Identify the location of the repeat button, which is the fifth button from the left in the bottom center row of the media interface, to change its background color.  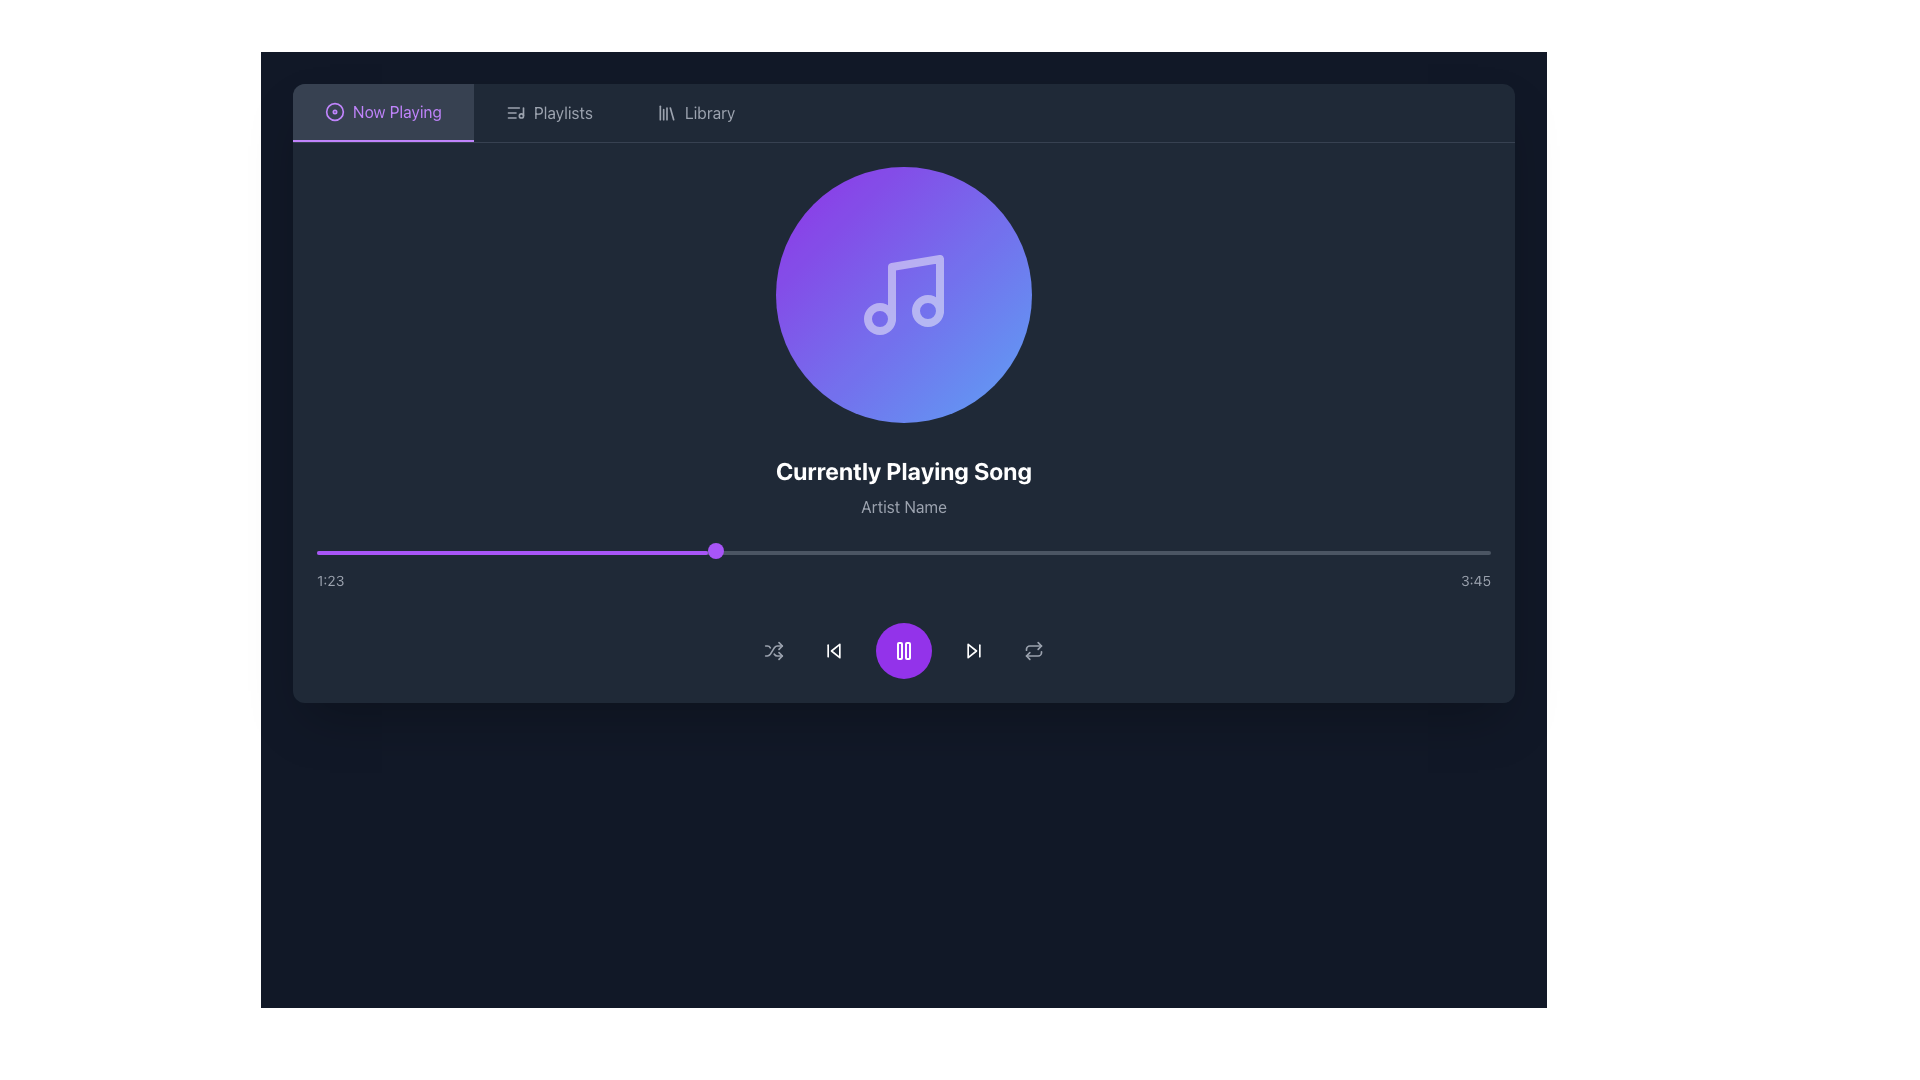
(1033, 651).